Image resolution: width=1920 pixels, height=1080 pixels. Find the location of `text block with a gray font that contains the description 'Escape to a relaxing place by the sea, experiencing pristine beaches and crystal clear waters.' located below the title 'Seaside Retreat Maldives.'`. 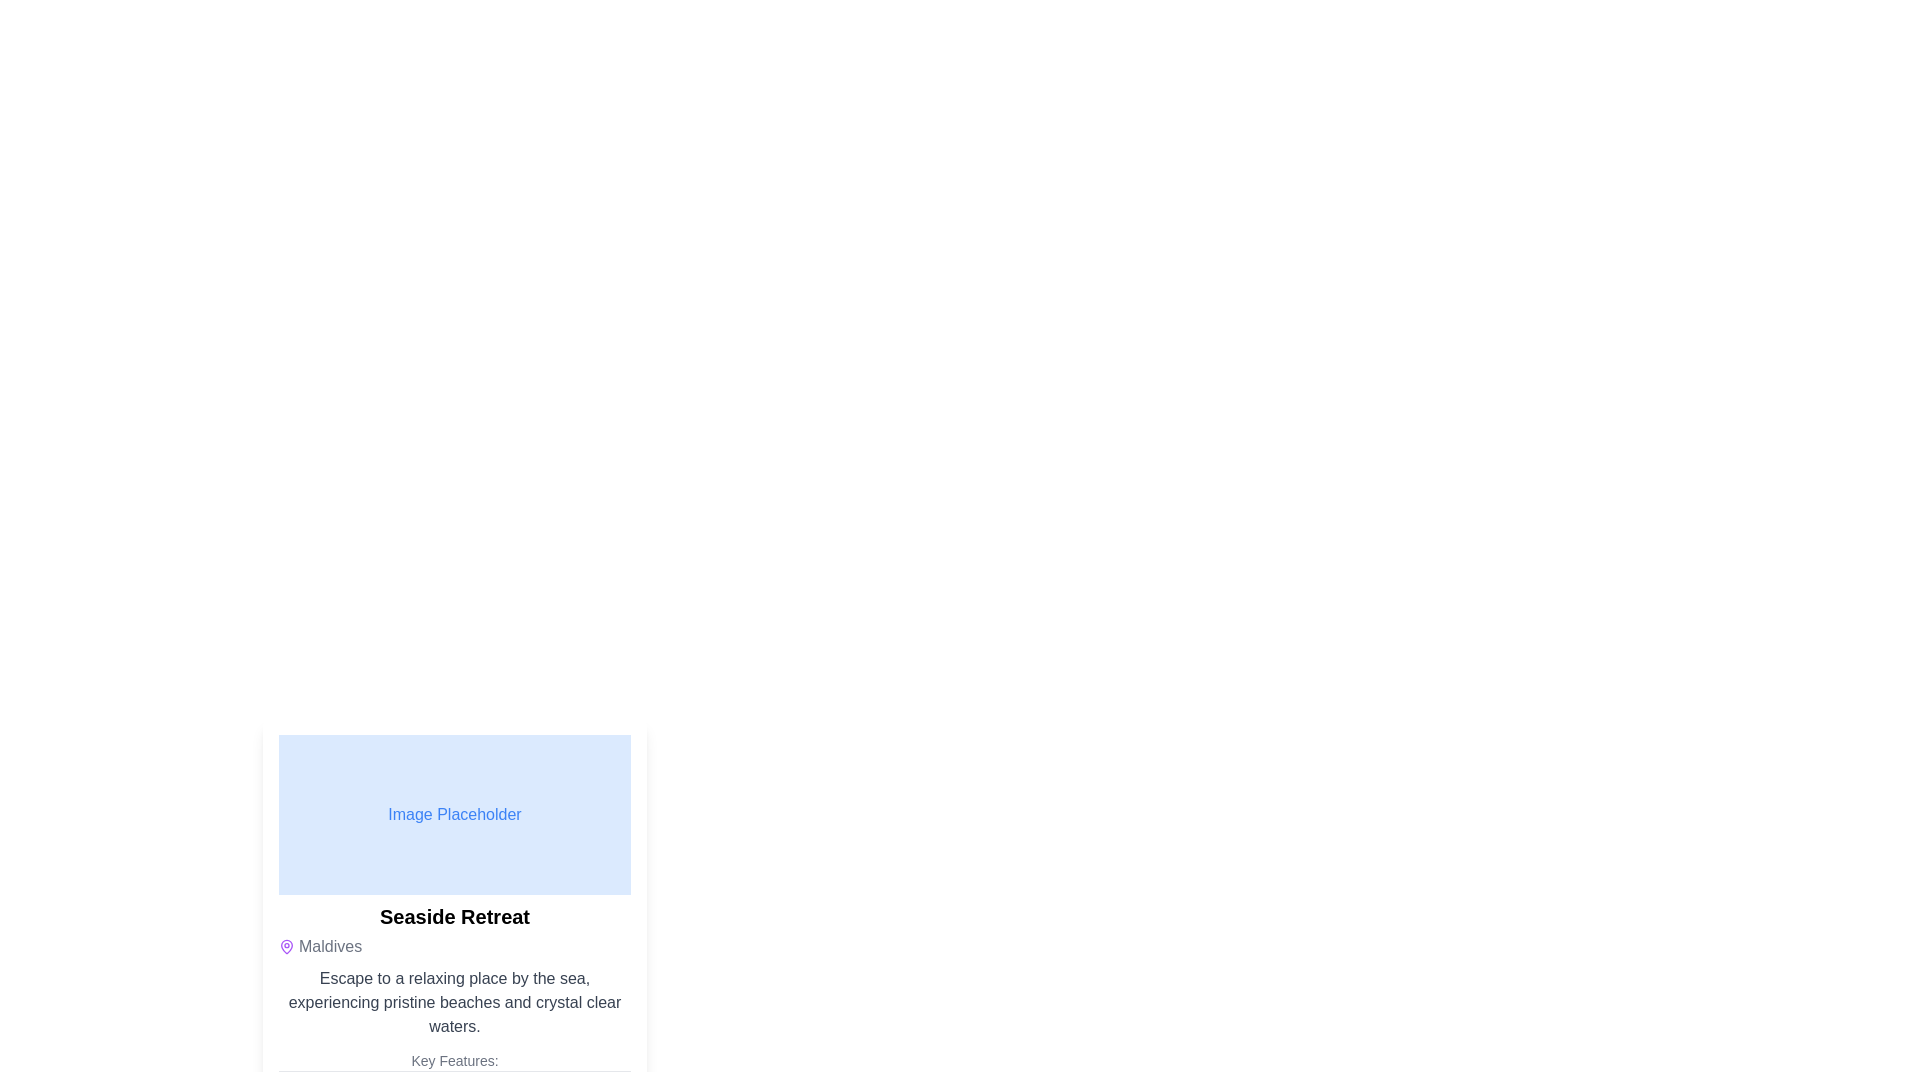

text block with a gray font that contains the description 'Escape to a relaxing place by the sea, experiencing pristine beaches and crystal clear waters.' located below the title 'Seaside Retreat Maldives.' is located at coordinates (454, 1002).